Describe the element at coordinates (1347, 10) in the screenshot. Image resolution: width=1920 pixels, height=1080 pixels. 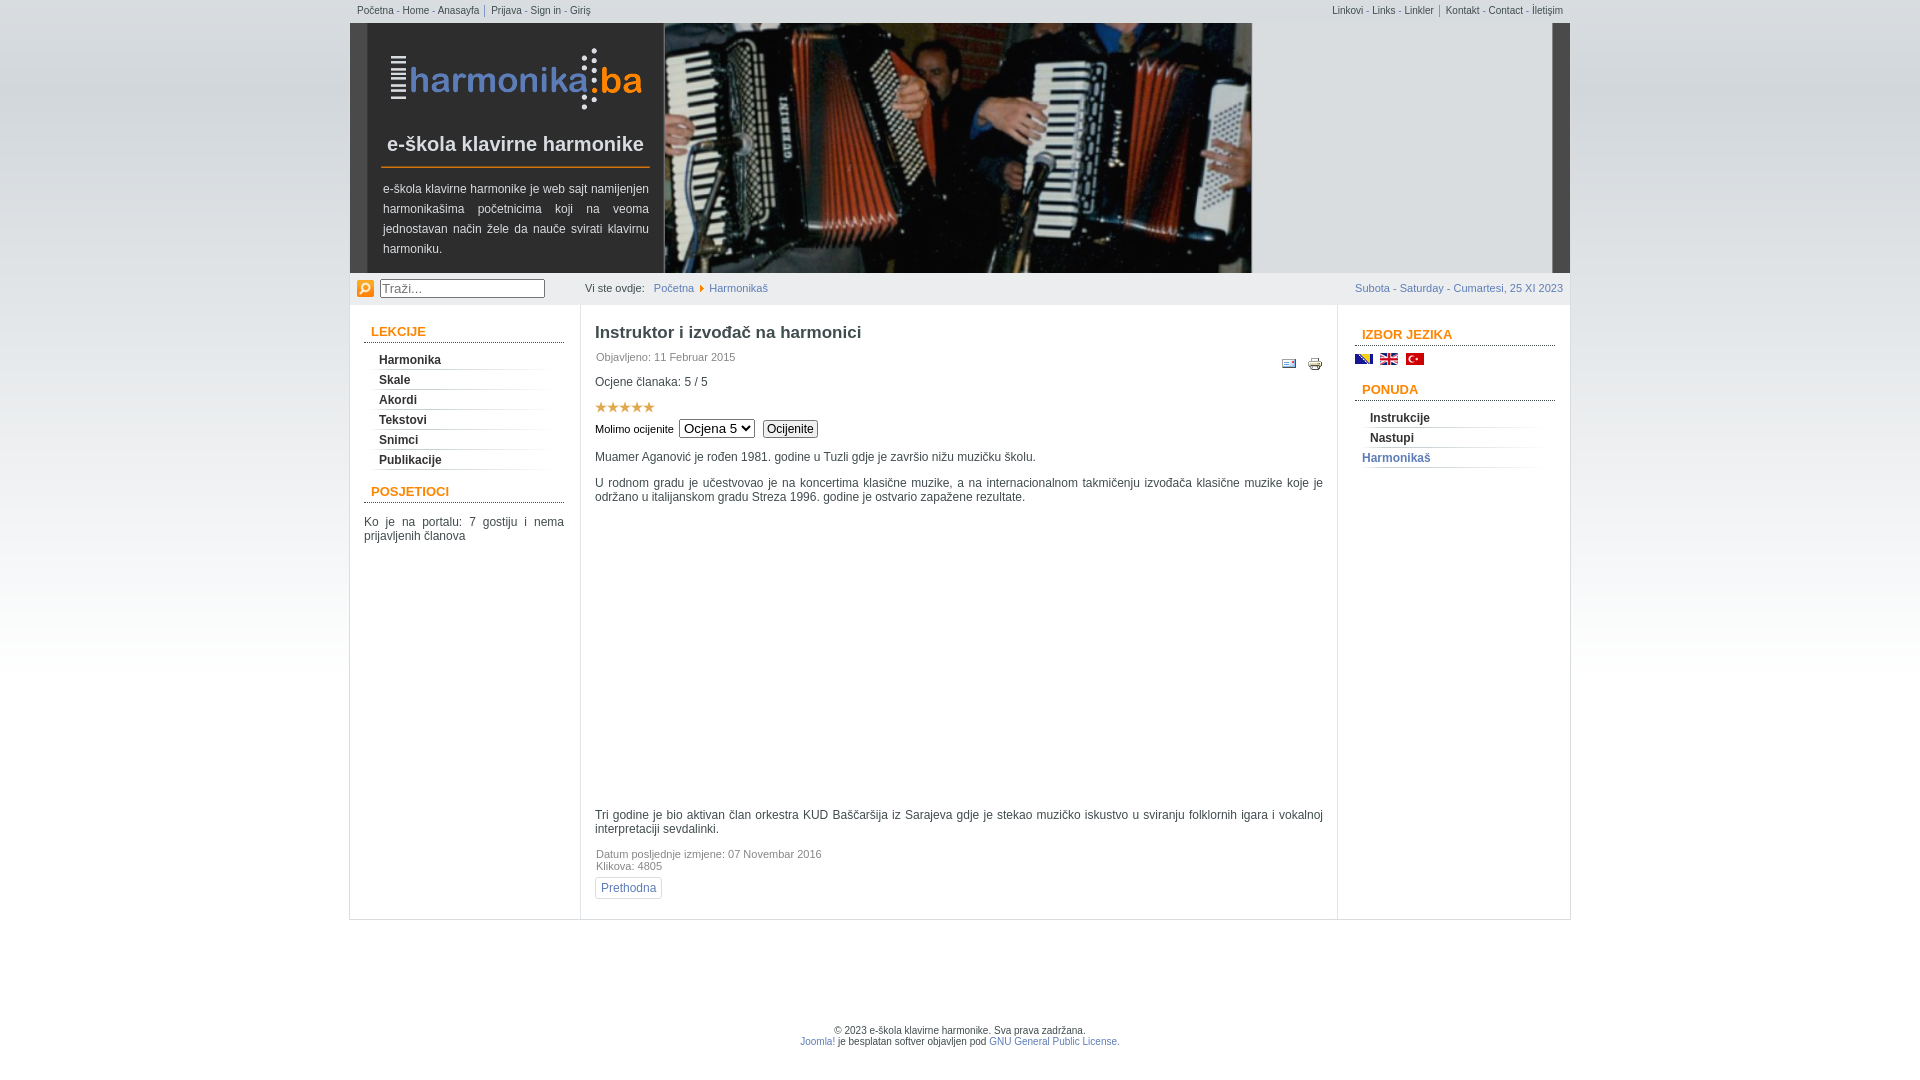
I see `'Linkovi'` at that location.